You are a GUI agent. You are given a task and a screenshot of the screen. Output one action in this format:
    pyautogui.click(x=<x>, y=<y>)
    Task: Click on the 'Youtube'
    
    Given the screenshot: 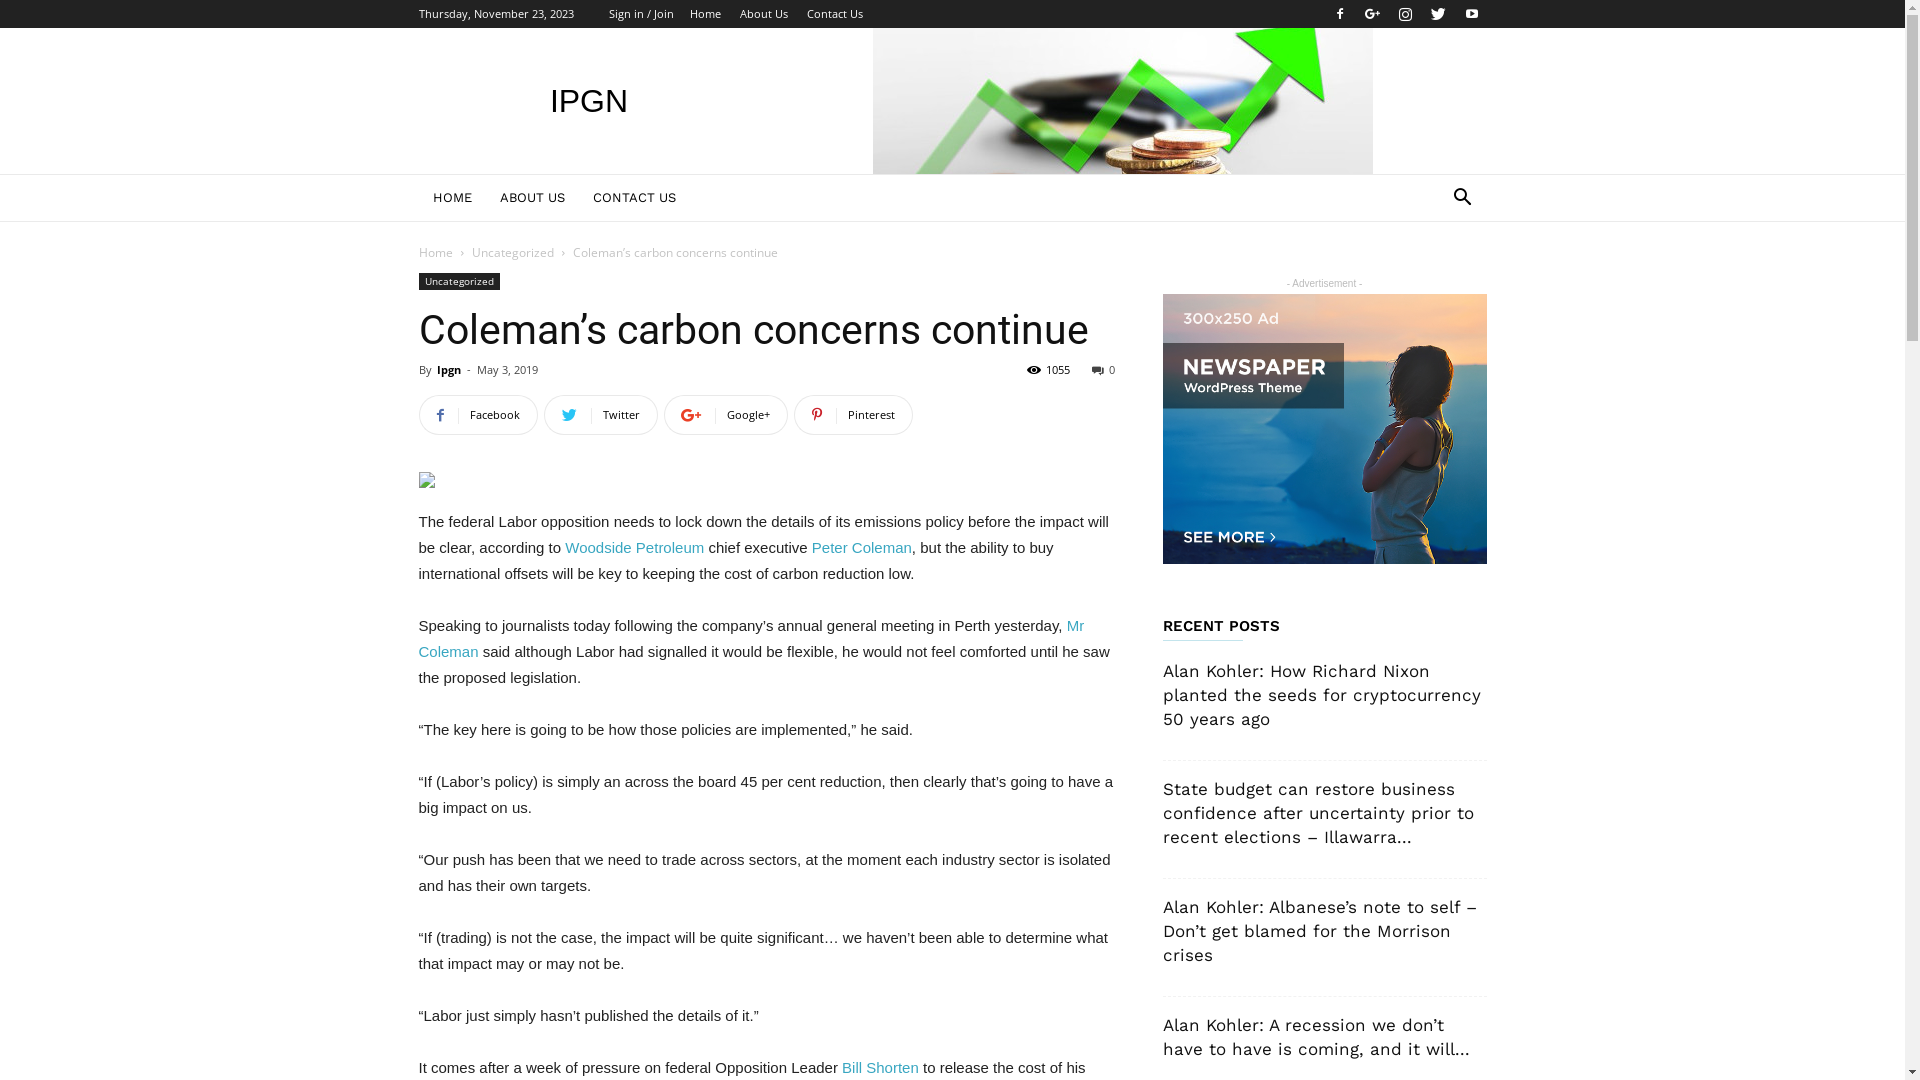 What is the action you would take?
    pyautogui.click(x=1470, y=14)
    